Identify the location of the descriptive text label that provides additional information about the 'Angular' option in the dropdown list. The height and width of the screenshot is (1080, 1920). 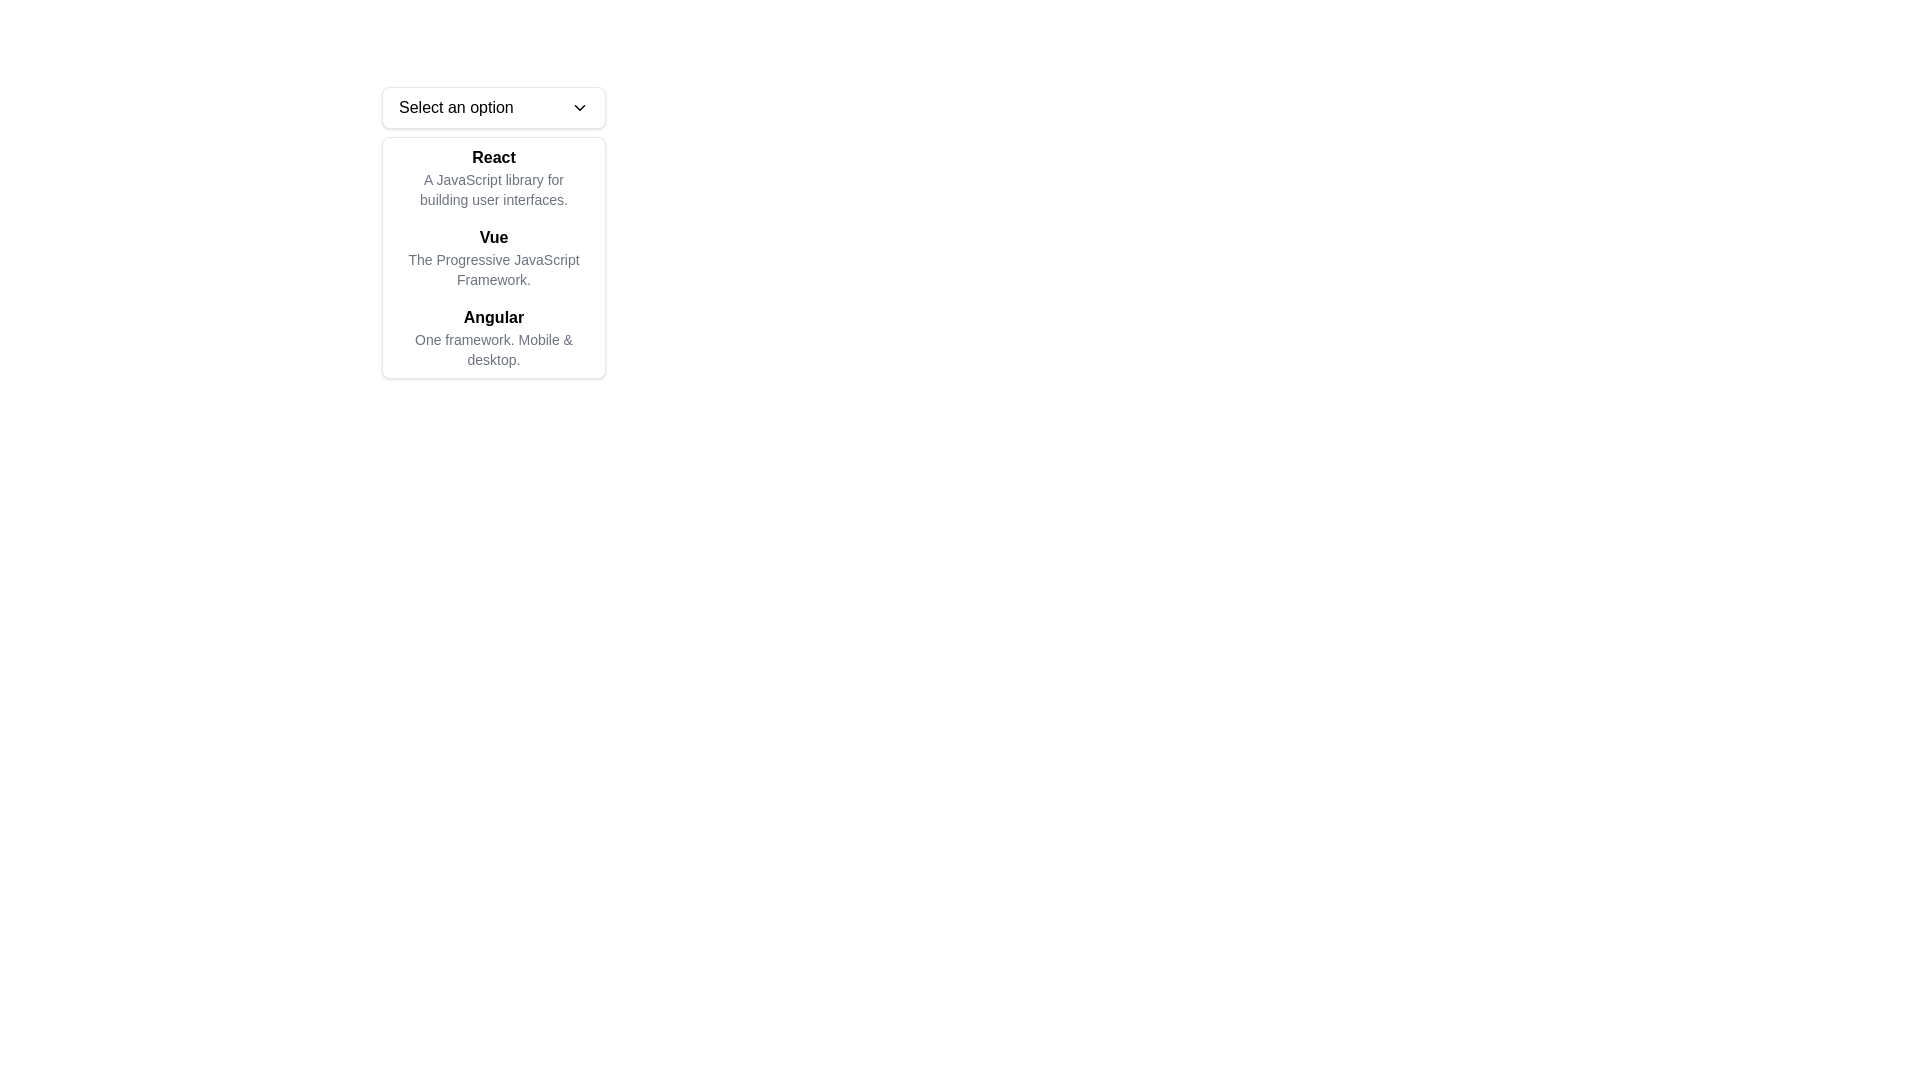
(494, 349).